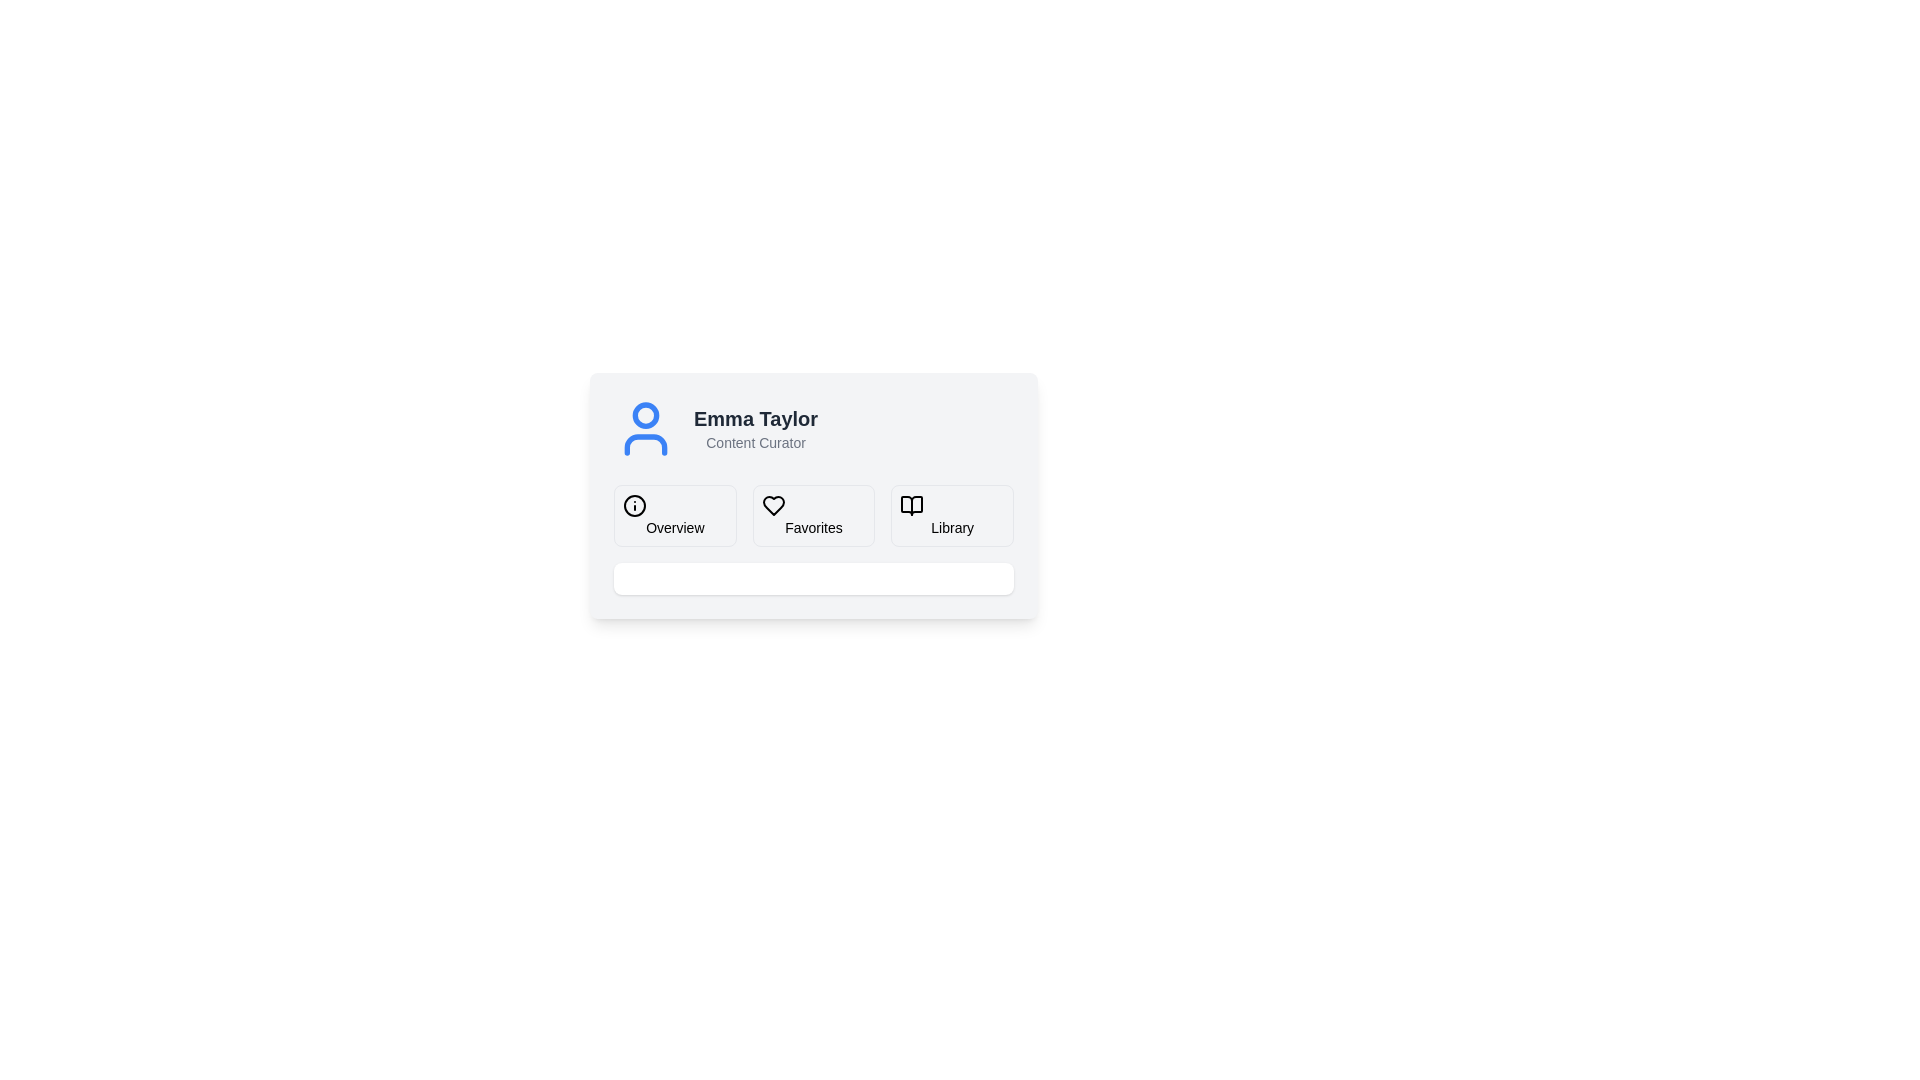  What do you see at coordinates (755, 427) in the screenshot?
I see `the Text block displaying 'Emma Taylor' and 'Content Curator'` at bounding box center [755, 427].